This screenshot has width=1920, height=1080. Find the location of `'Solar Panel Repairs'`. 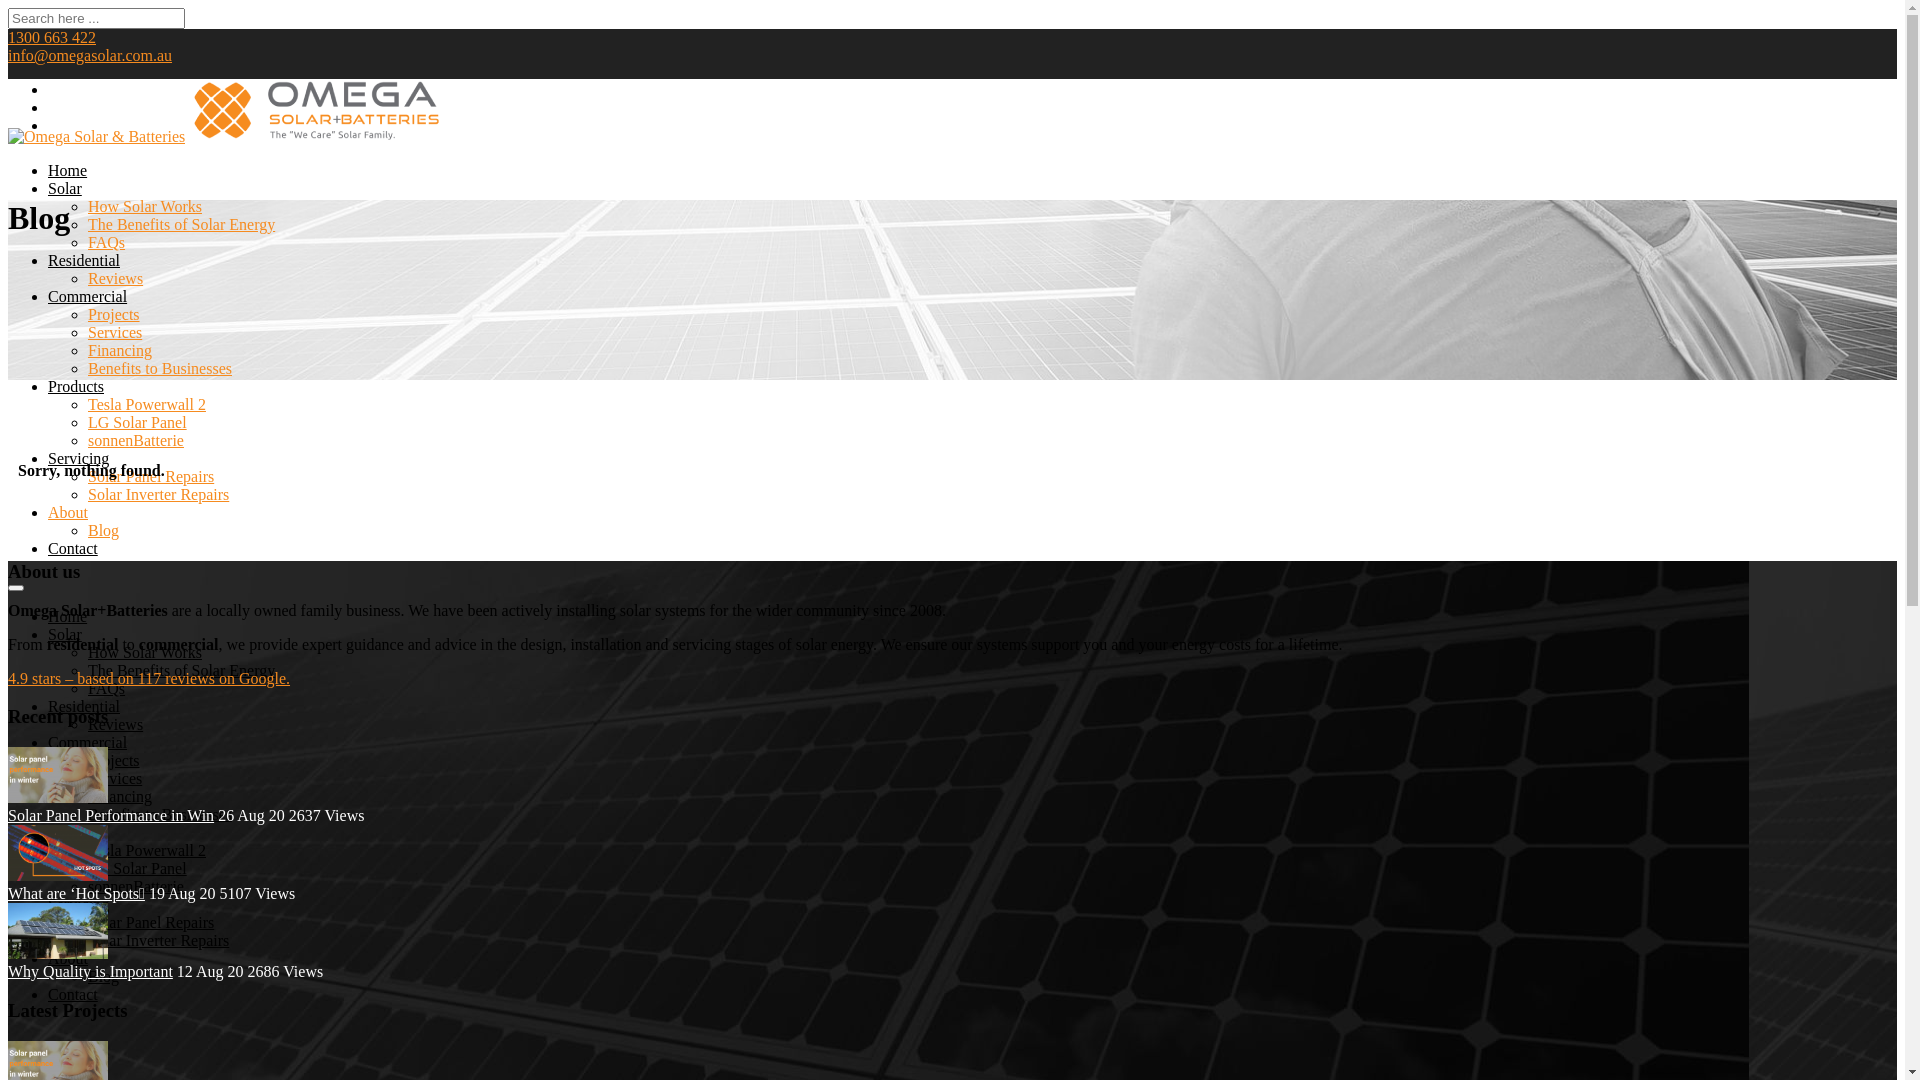

'Solar Panel Repairs' is located at coordinates (149, 922).